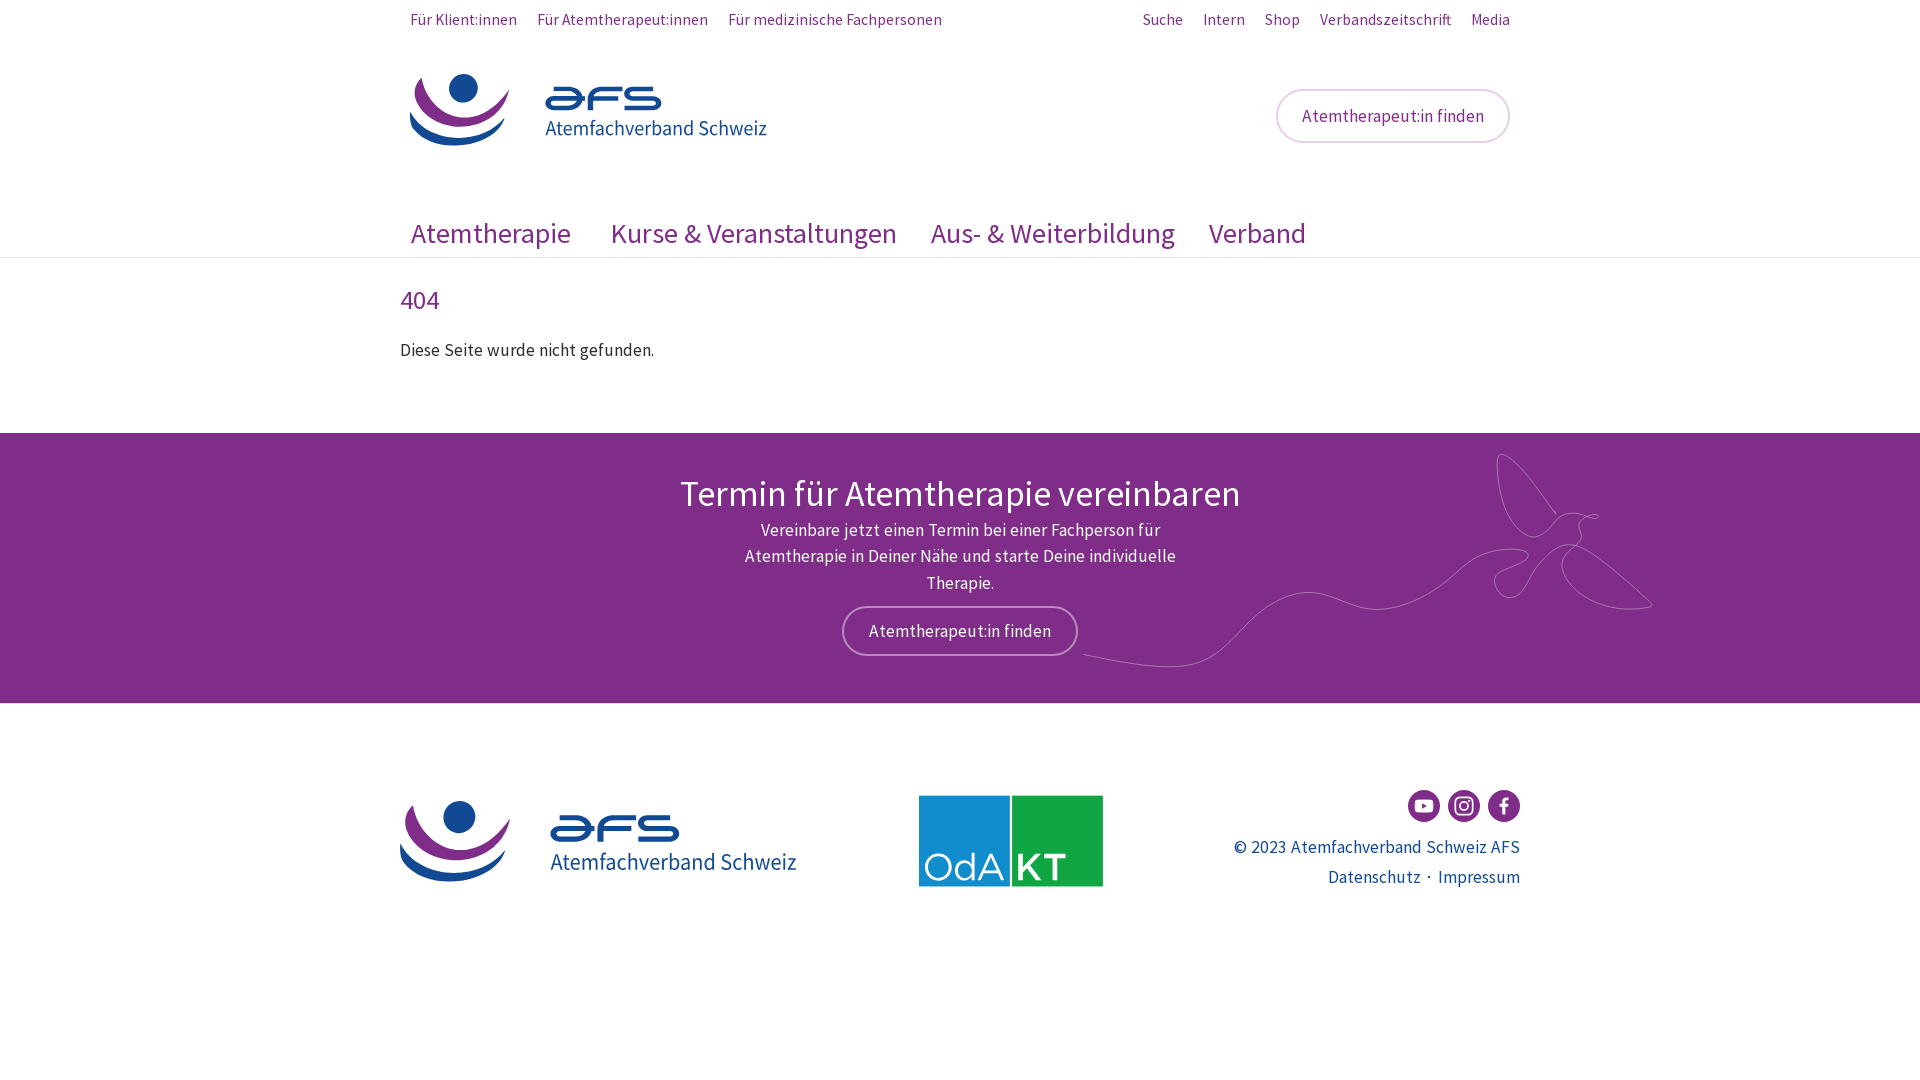 Image resolution: width=1920 pixels, height=1080 pixels. I want to click on 'afs-logo-desktop', so click(589, 110).